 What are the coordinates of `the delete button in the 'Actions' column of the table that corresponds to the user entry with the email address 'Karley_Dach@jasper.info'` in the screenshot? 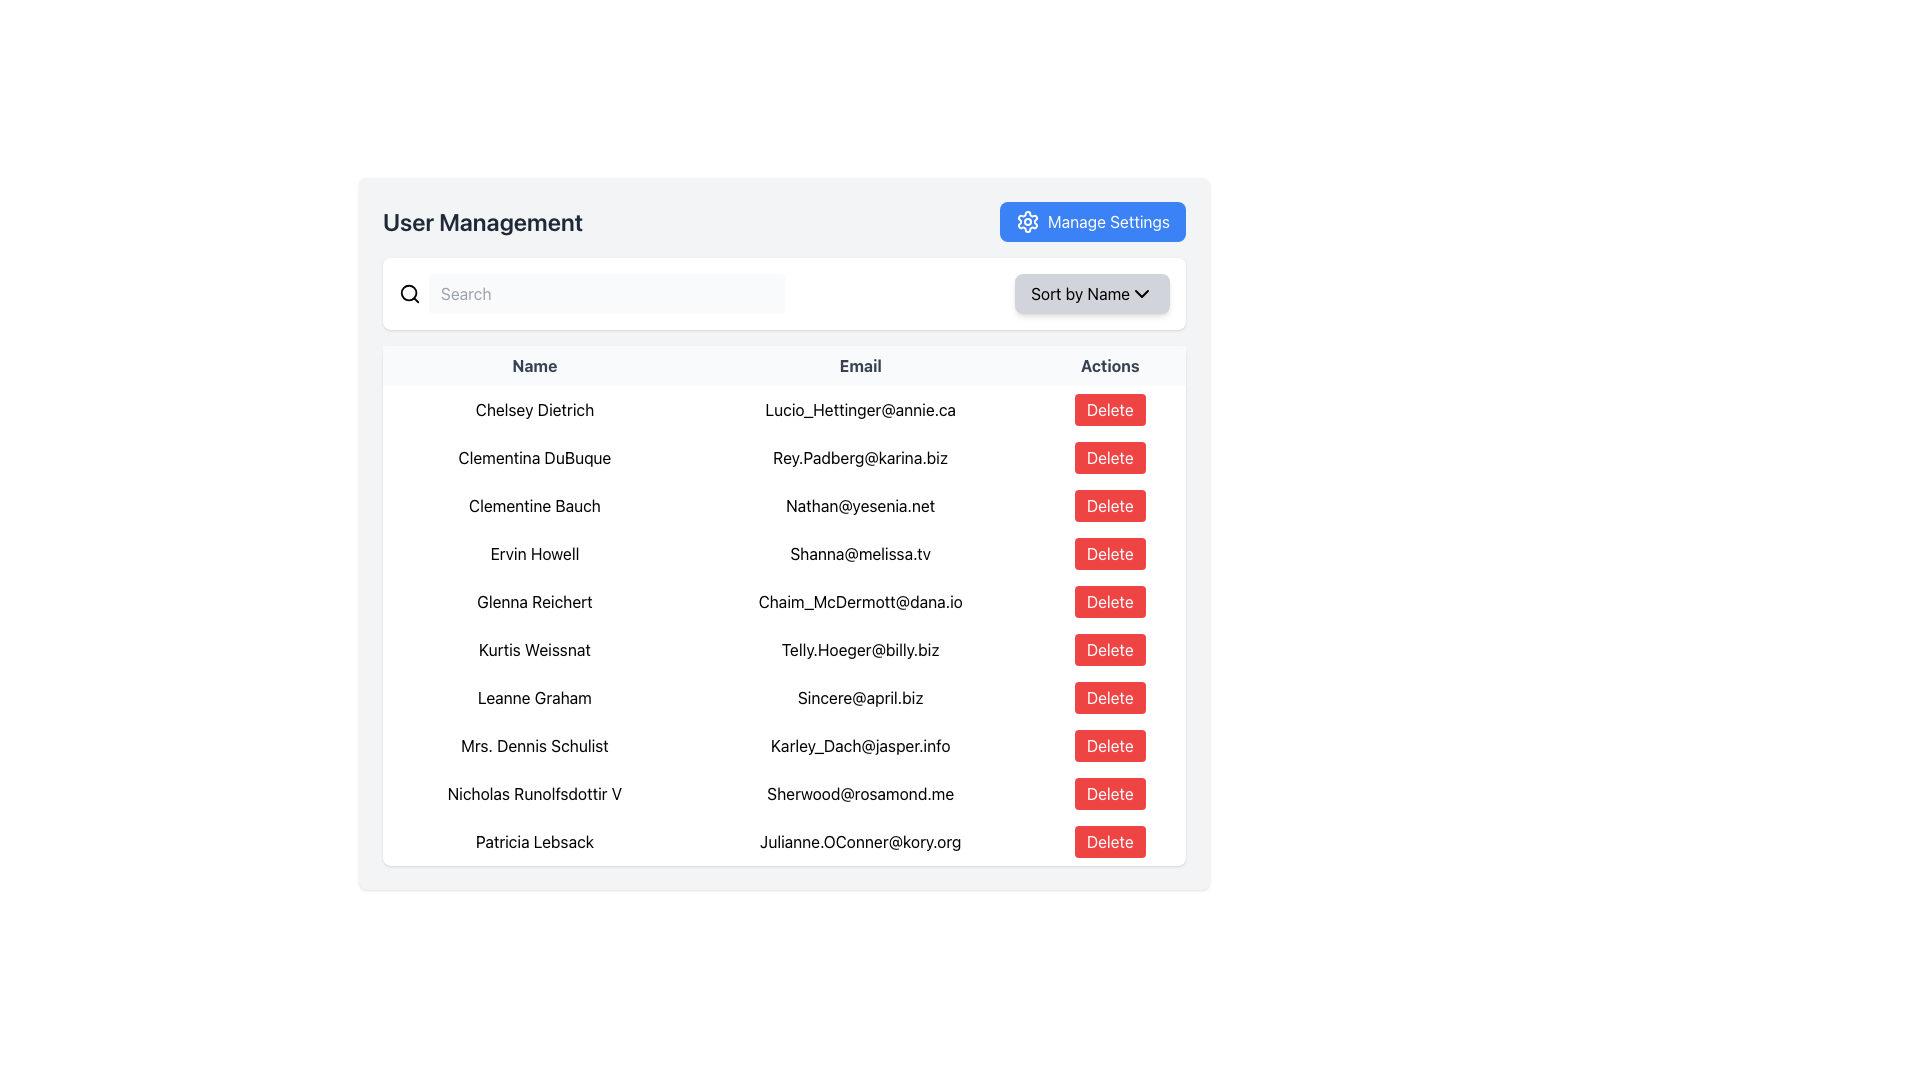 It's located at (1109, 745).